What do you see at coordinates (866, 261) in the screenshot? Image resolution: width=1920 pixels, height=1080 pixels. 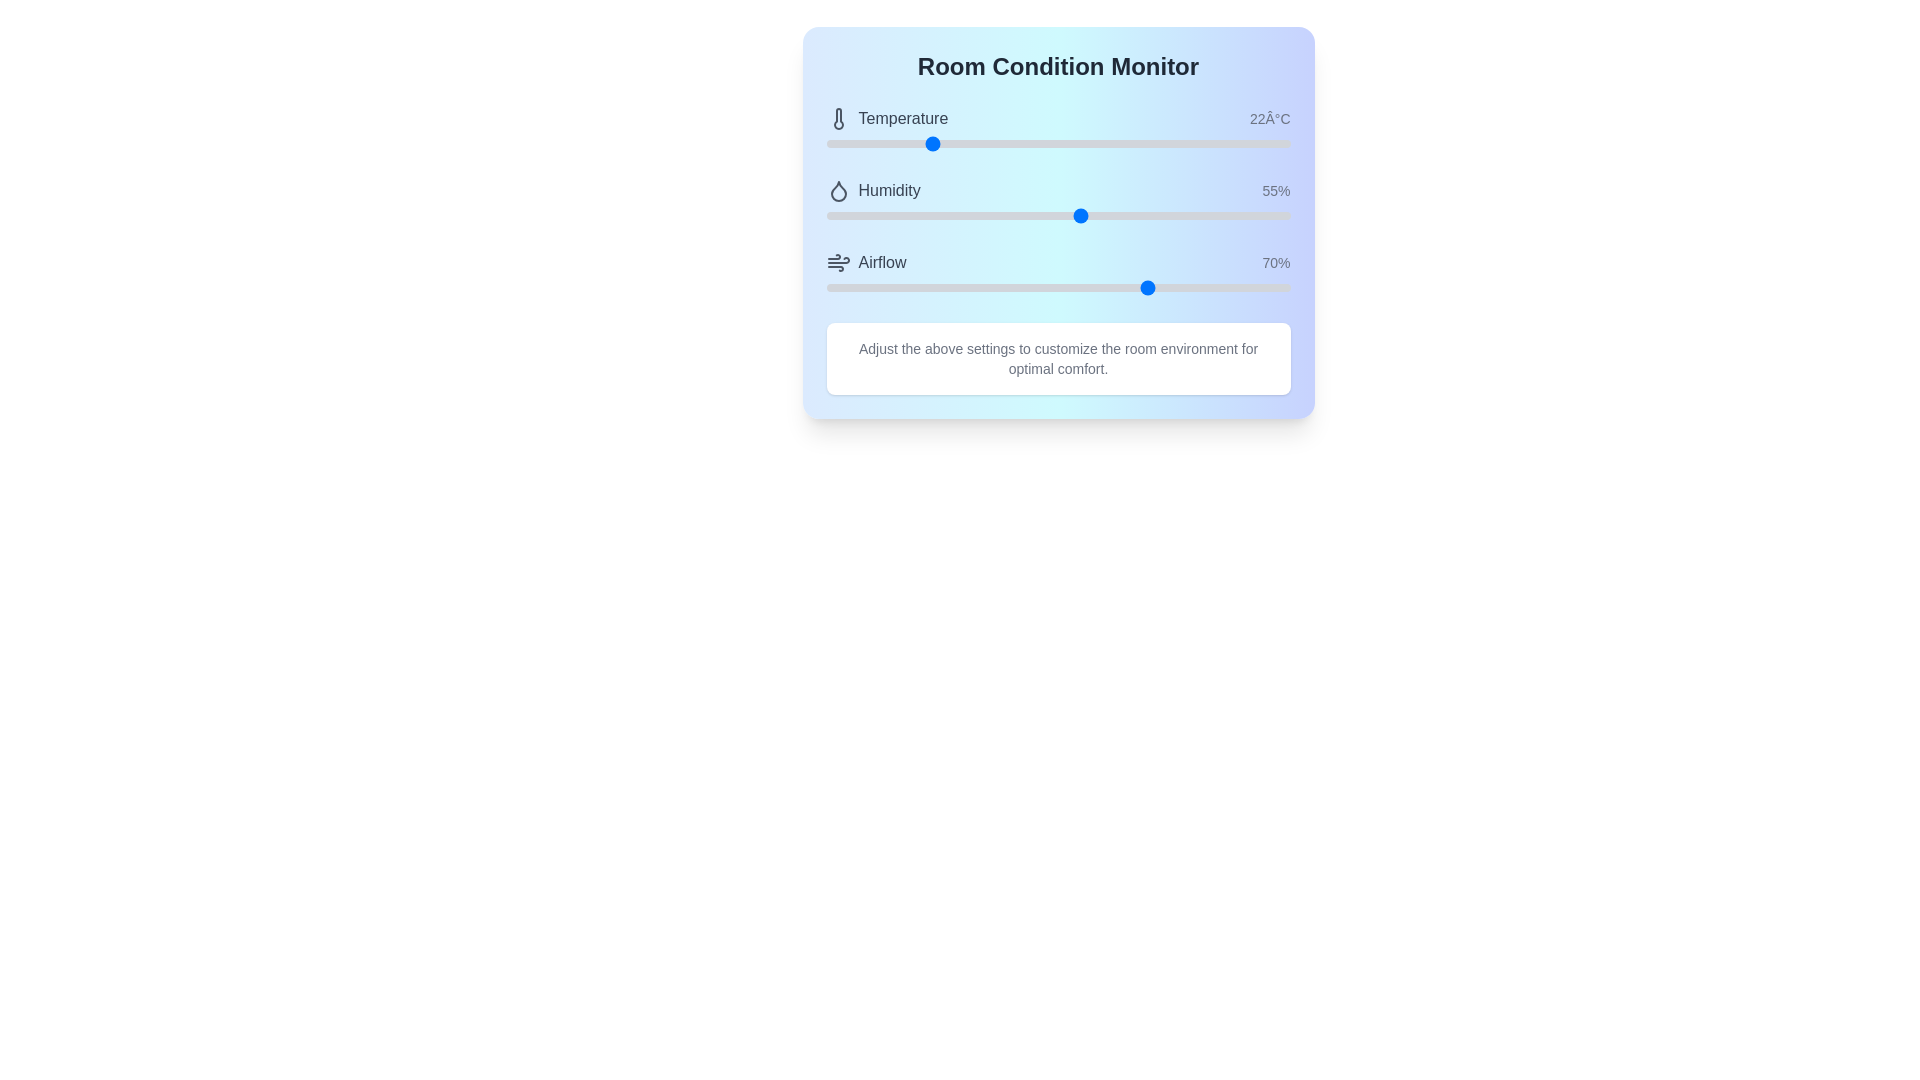 I see `the 'Airflow' label with the adjacent wind pattern icon, which is located within the 'Room Condition Monitor' card under the 'Humidity' section` at bounding box center [866, 261].